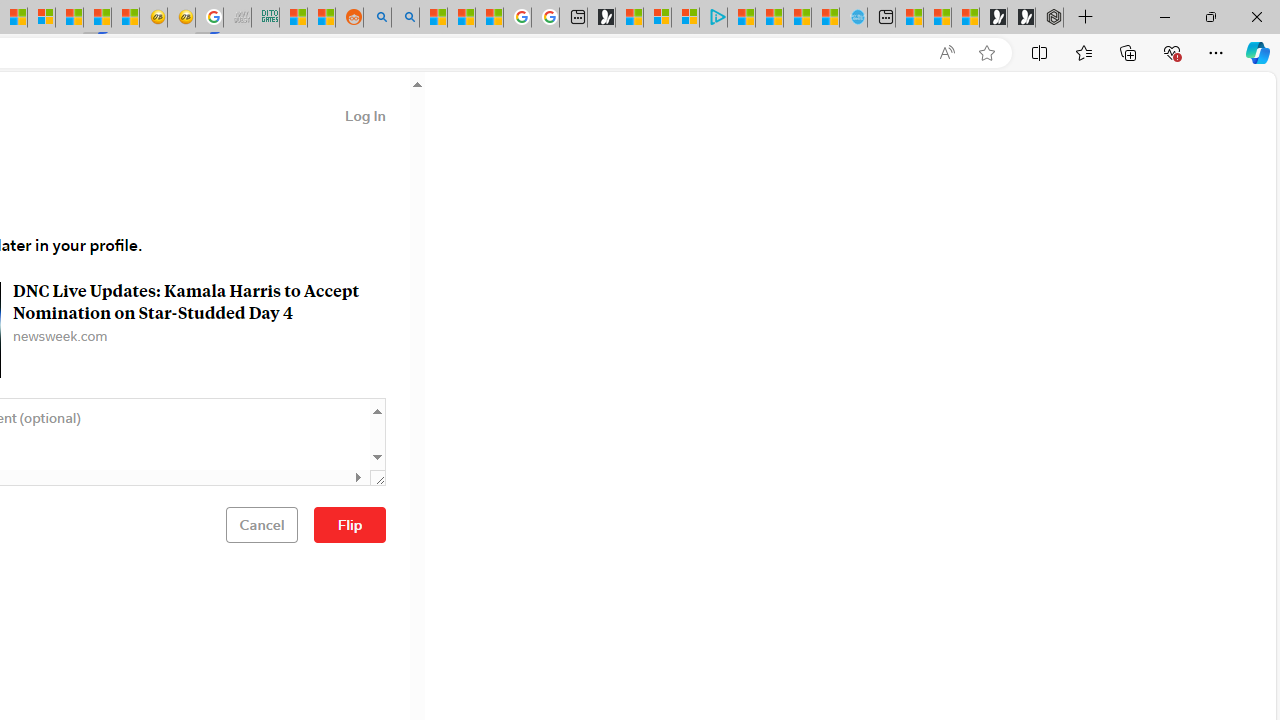  What do you see at coordinates (350, 523) in the screenshot?
I see `'Flip'` at bounding box center [350, 523].